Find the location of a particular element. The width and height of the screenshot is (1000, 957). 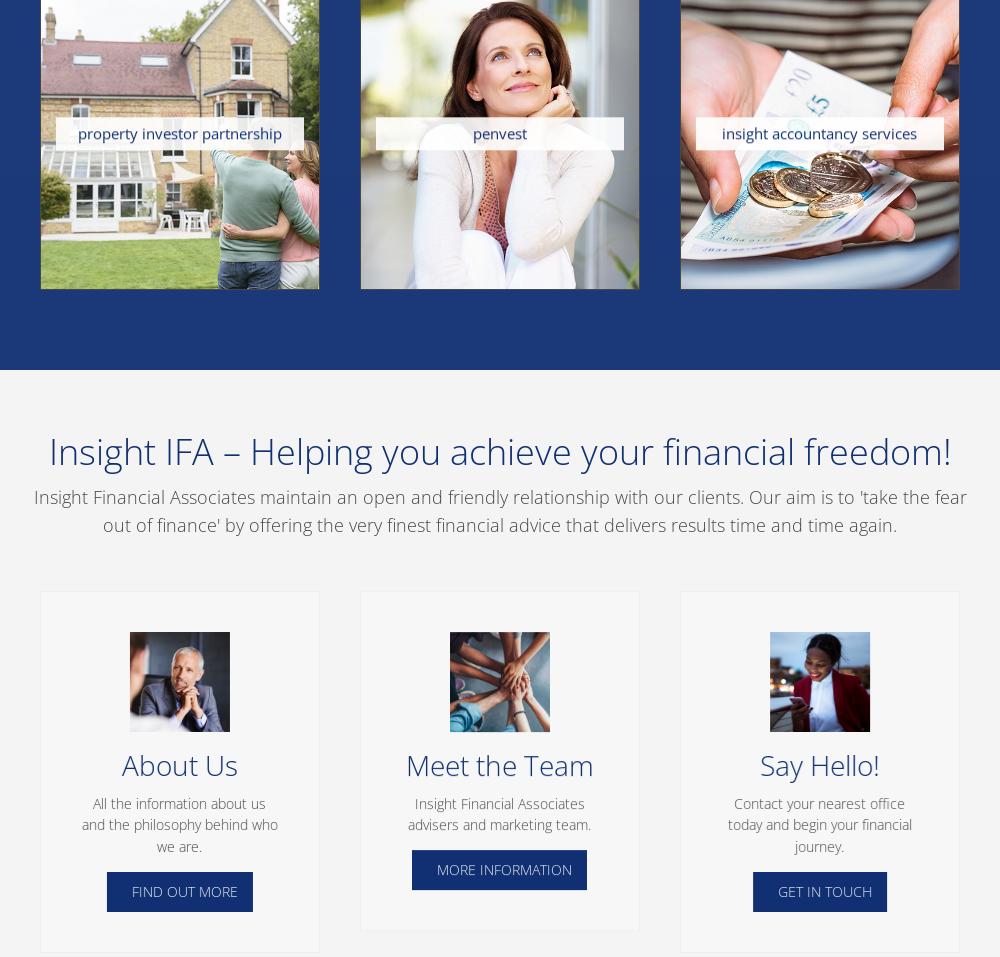

'Insight Financial Associates advisers and marketing team.' is located at coordinates (498, 812).